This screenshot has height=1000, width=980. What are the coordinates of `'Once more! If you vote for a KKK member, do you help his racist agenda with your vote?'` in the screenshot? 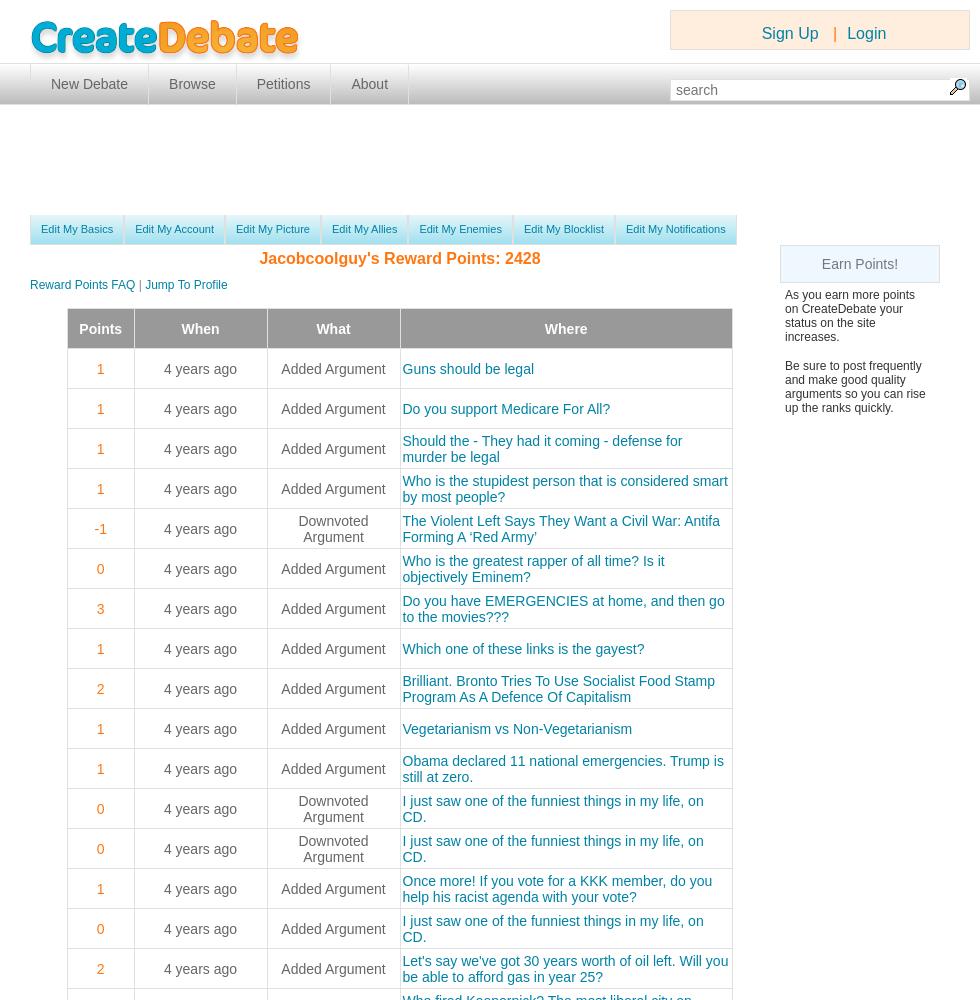 It's located at (557, 888).